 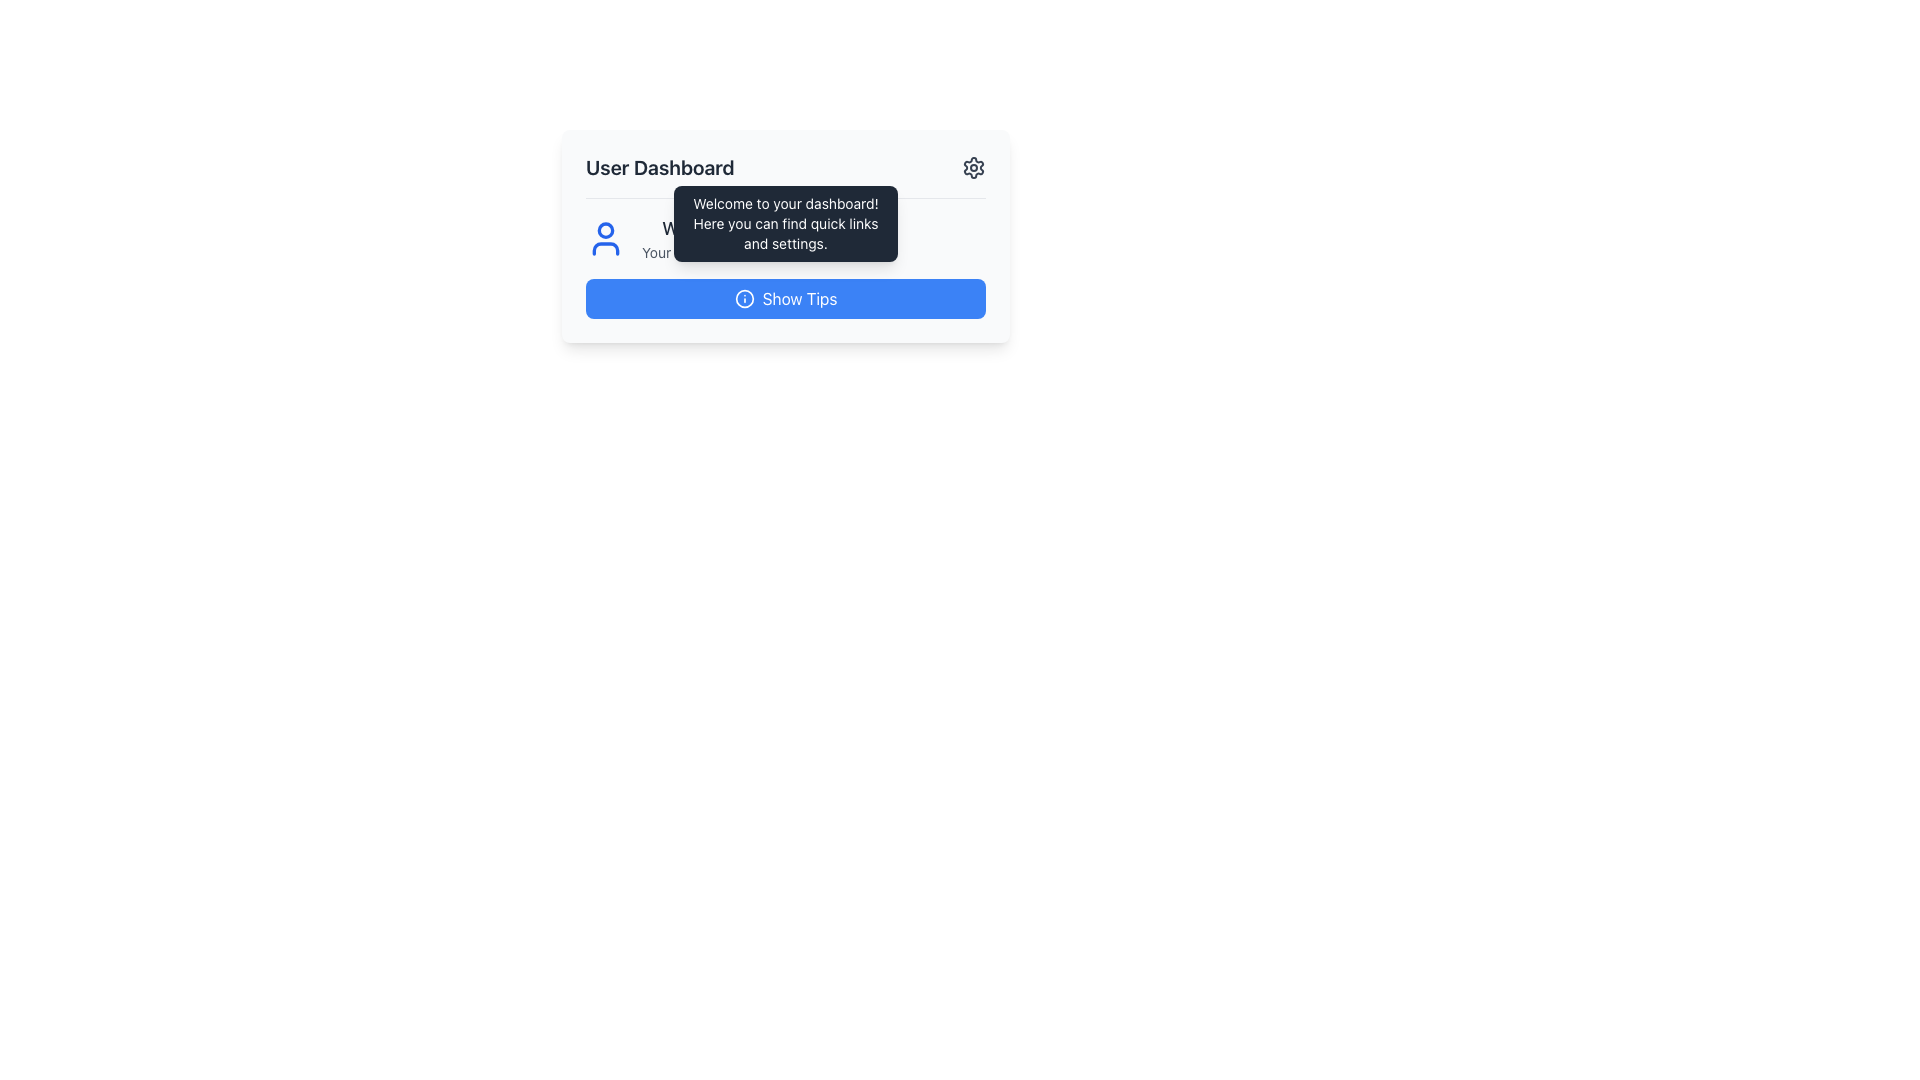 I want to click on the user account Icon located to the left of 'Welcome, John Doe' and above 'Your last login was 2 hours ago', so click(x=604, y=238).